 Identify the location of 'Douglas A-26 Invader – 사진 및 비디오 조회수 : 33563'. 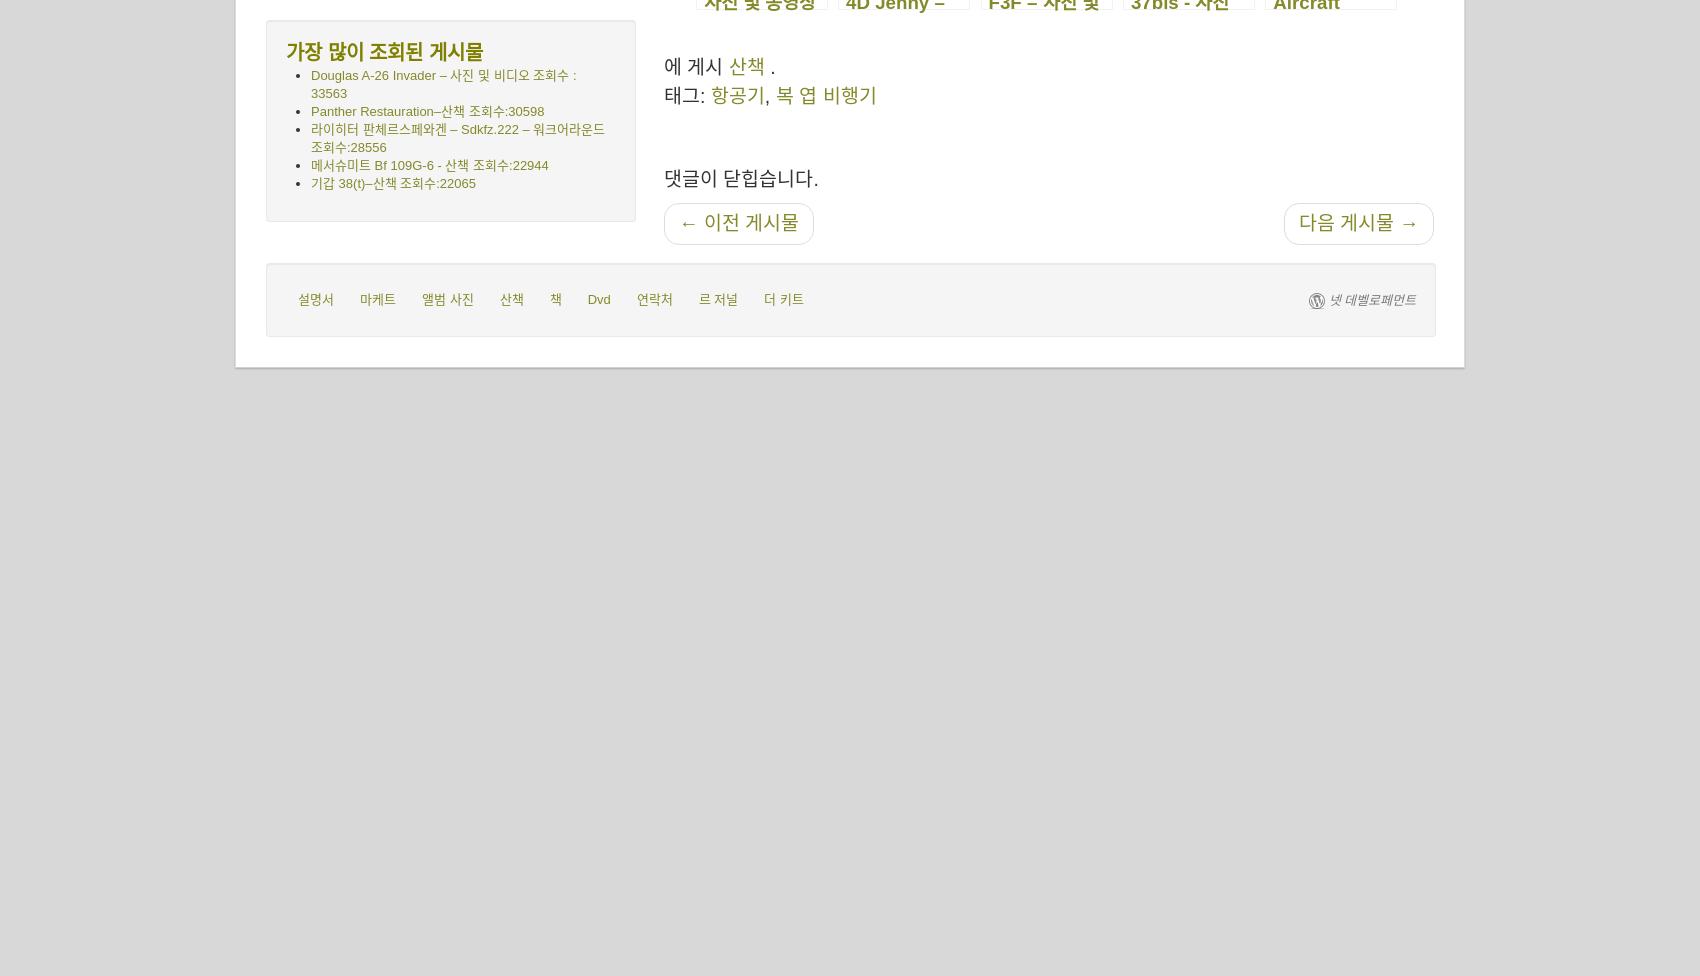
(310, 84).